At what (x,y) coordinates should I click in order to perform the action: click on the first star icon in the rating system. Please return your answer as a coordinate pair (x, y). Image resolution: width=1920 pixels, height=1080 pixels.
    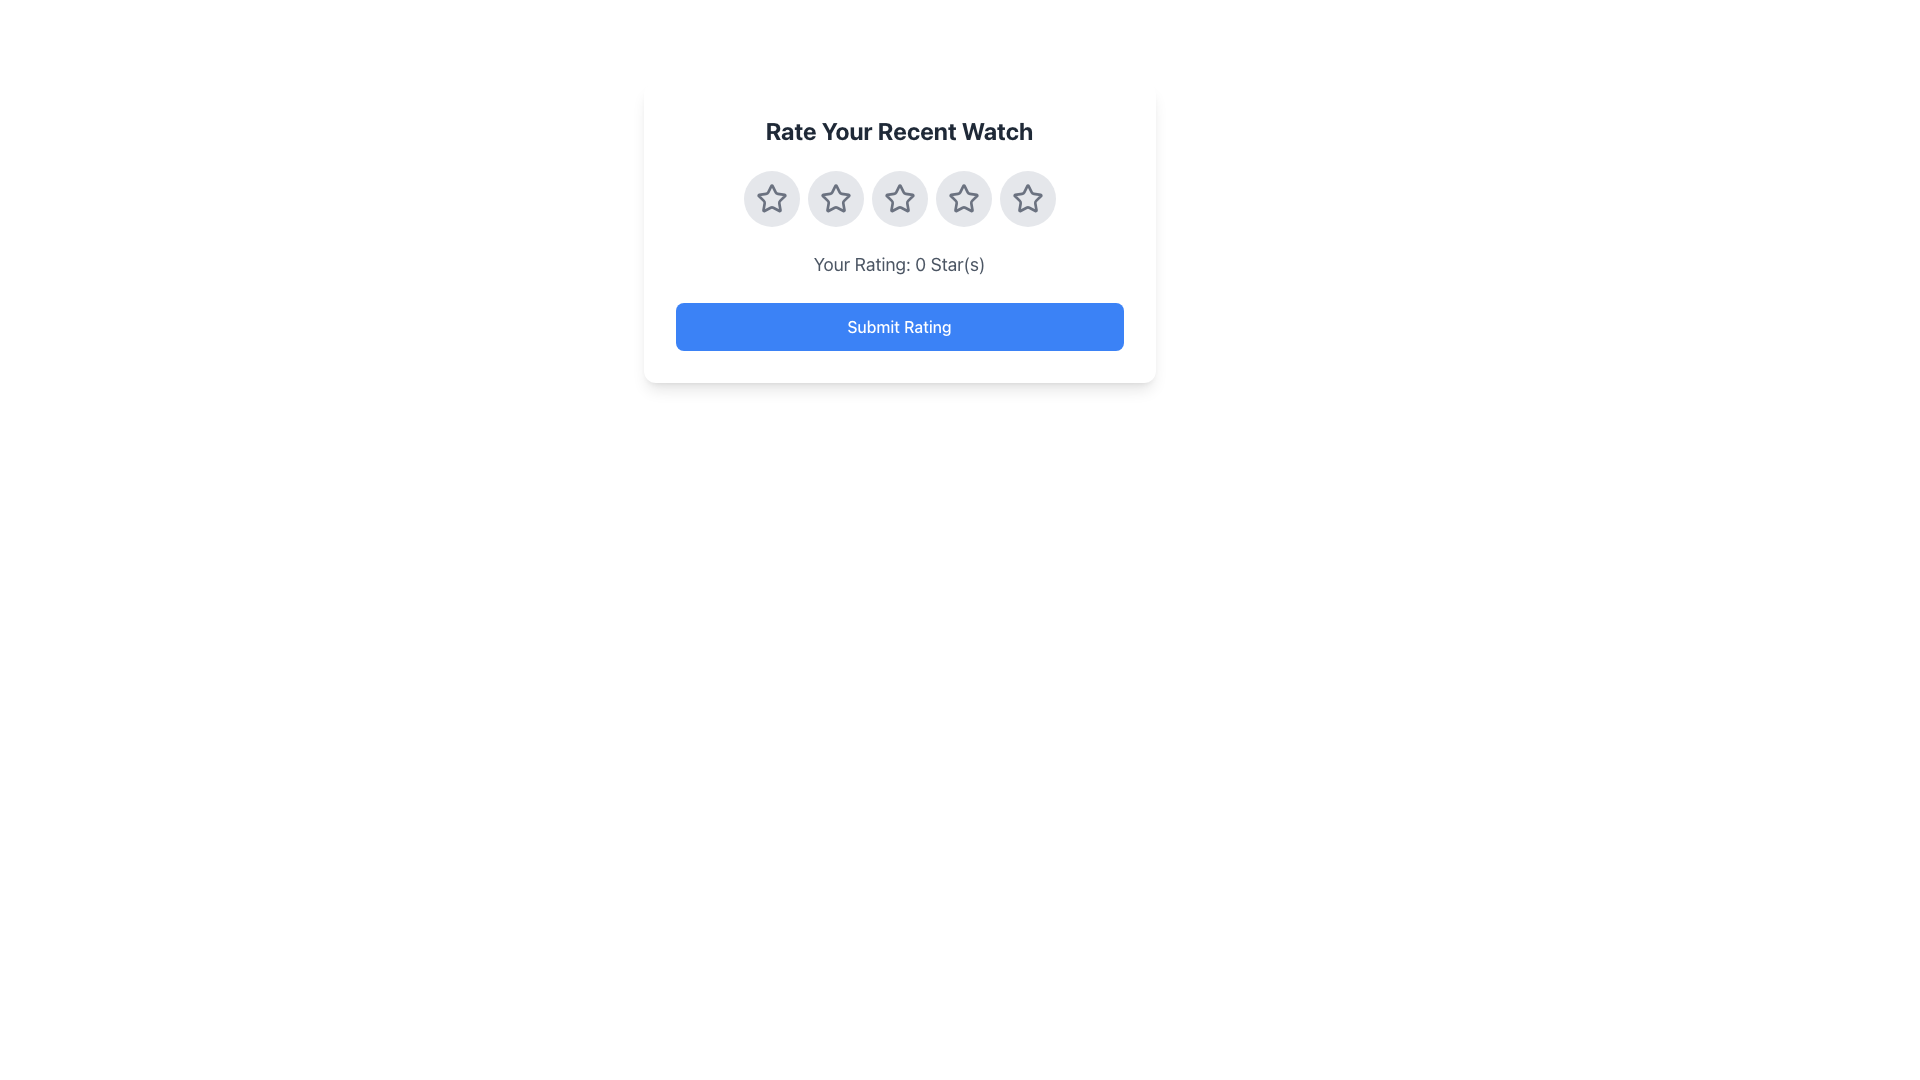
    Looking at the image, I should click on (770, 199).